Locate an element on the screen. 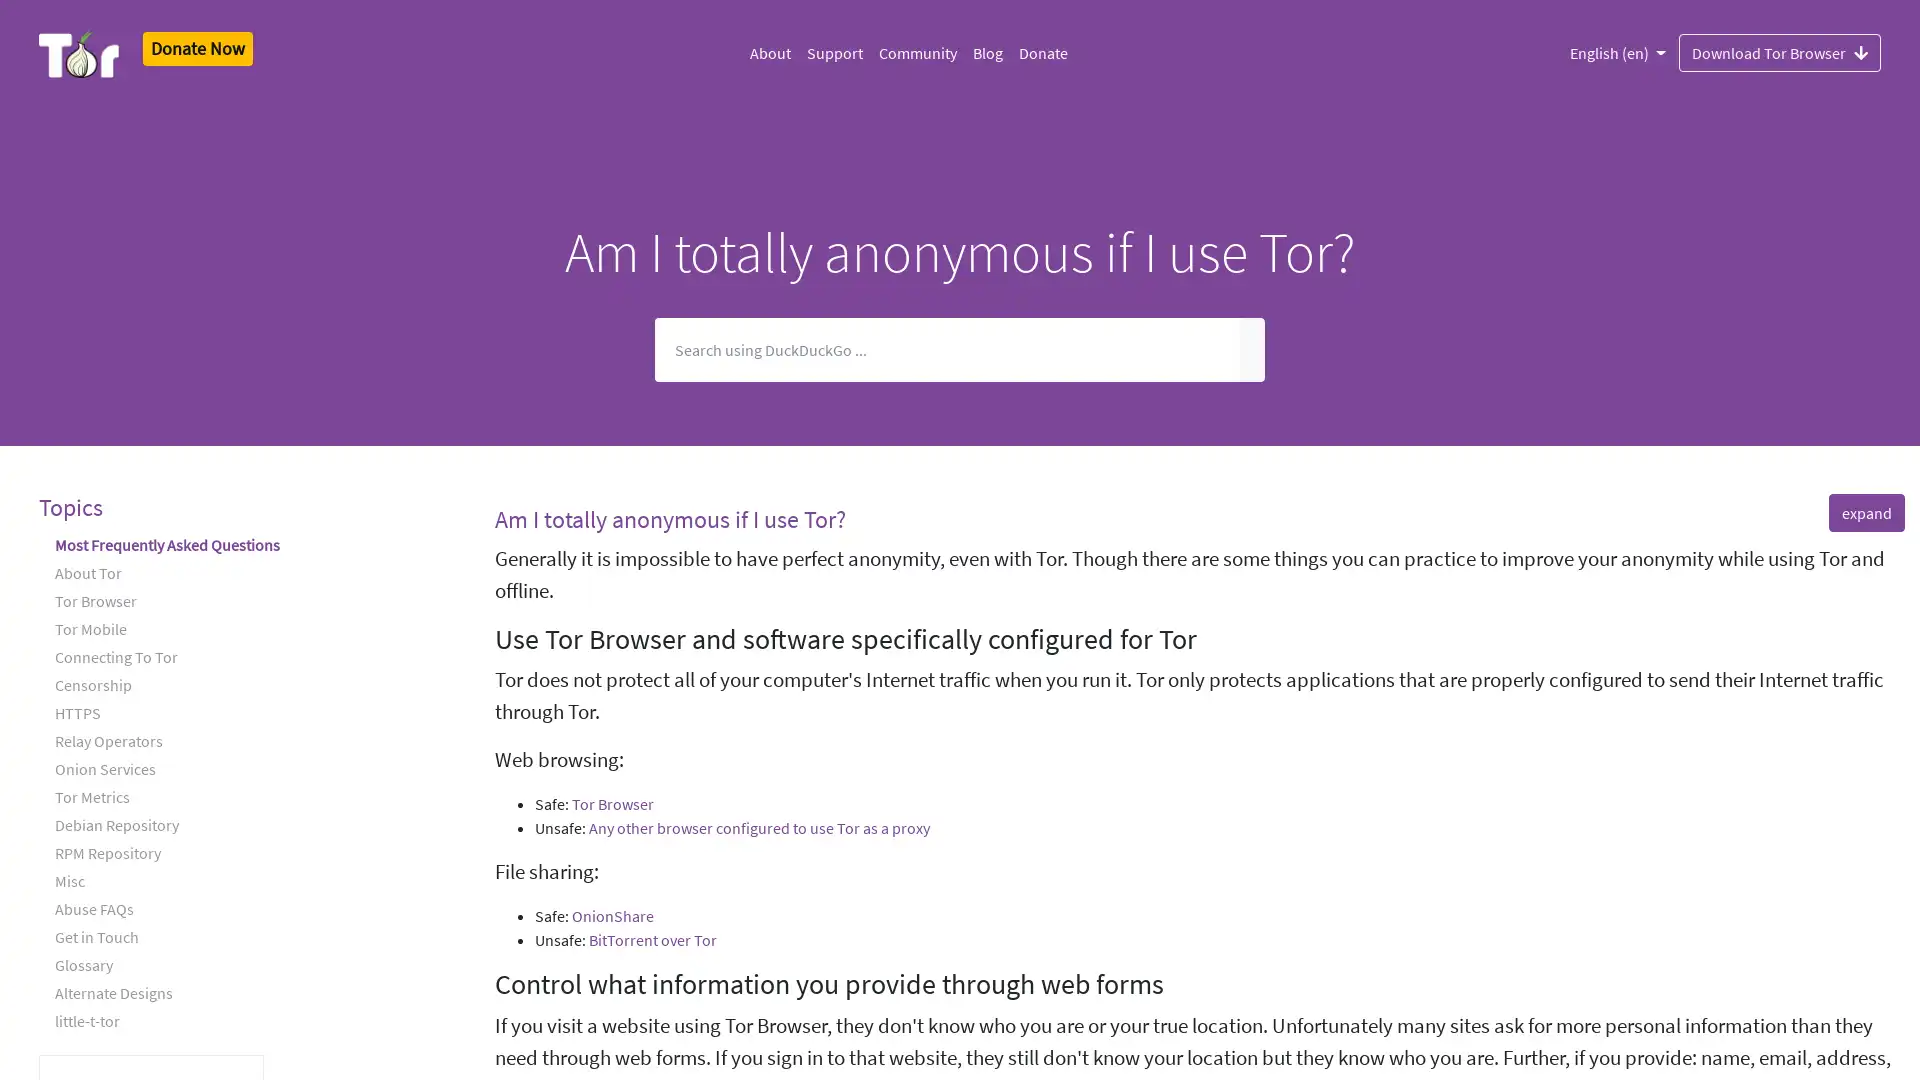 Image resolution: width=1920 pixels, height=1080 pixels. Get in Touch is located at coordinates (247, 936).